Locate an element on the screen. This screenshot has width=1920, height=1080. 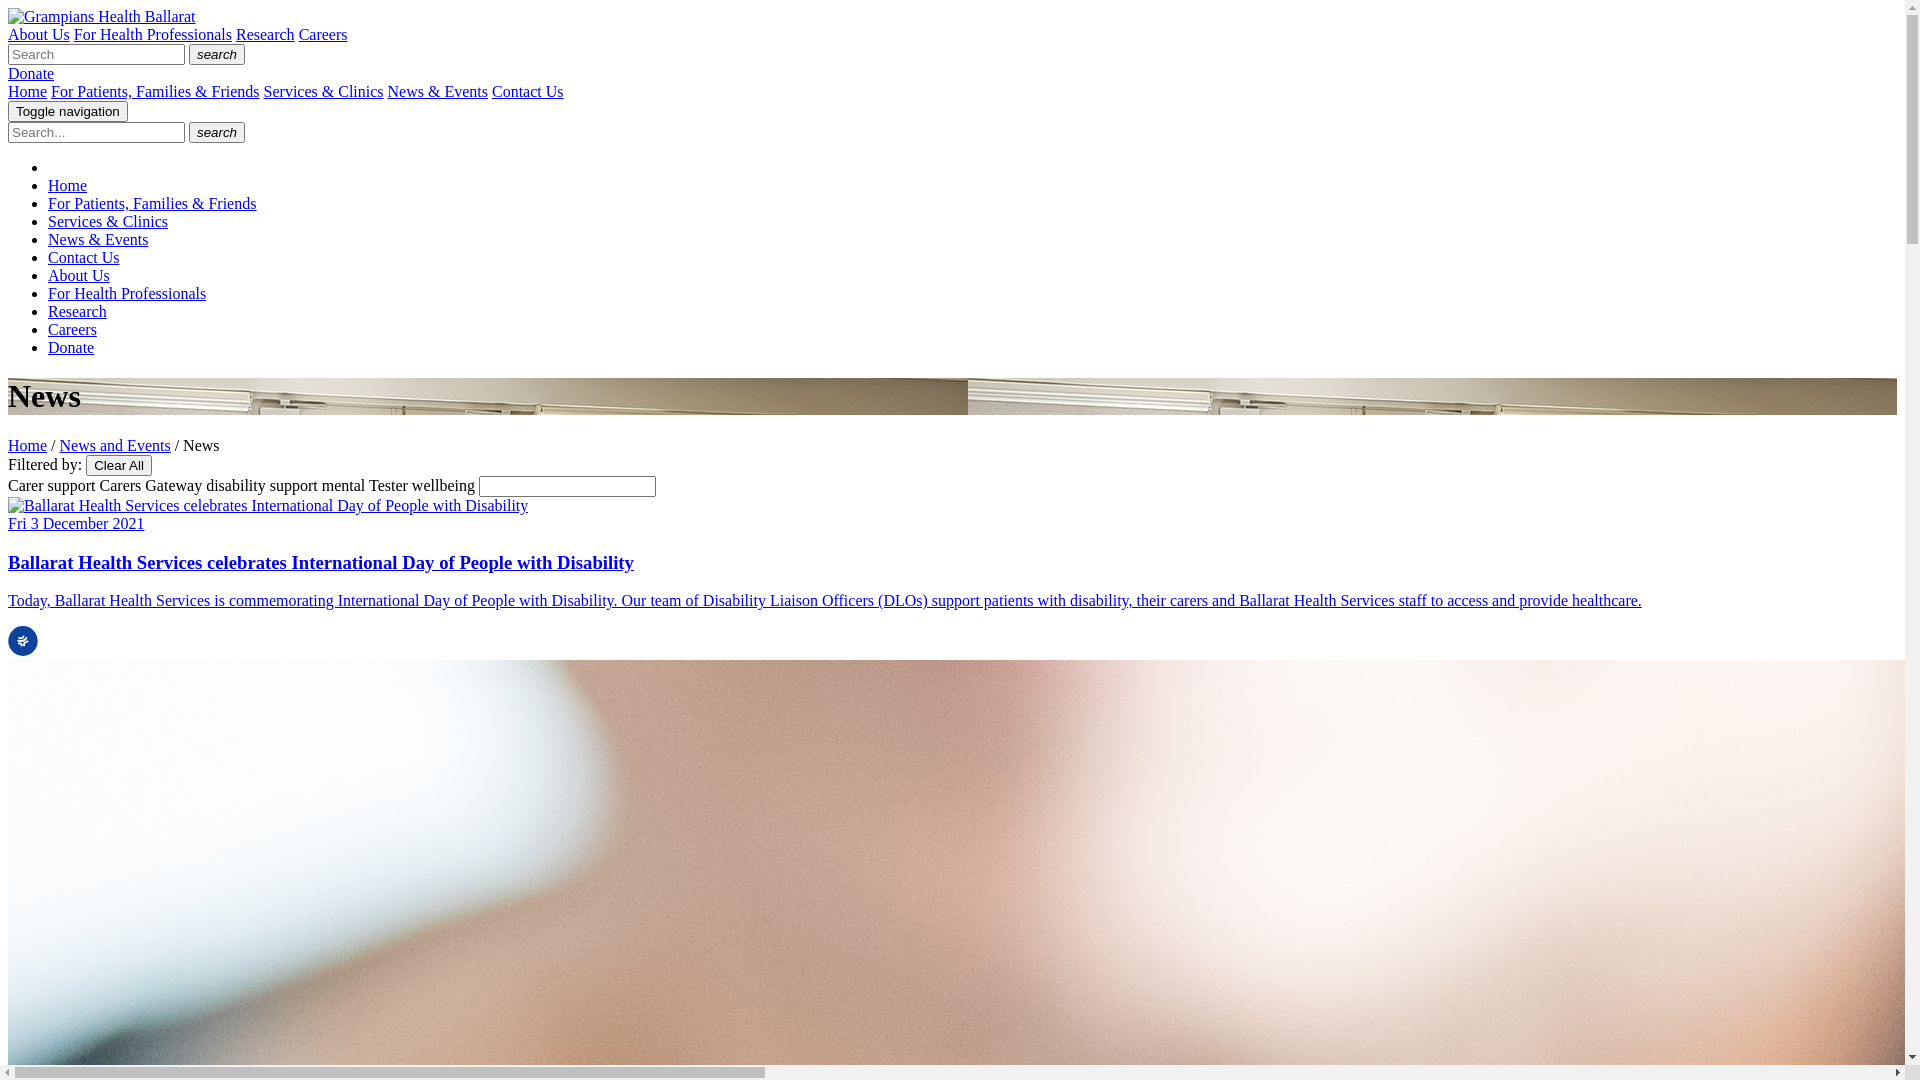
'For Health Professionals' is located at coordinates (73, 34).